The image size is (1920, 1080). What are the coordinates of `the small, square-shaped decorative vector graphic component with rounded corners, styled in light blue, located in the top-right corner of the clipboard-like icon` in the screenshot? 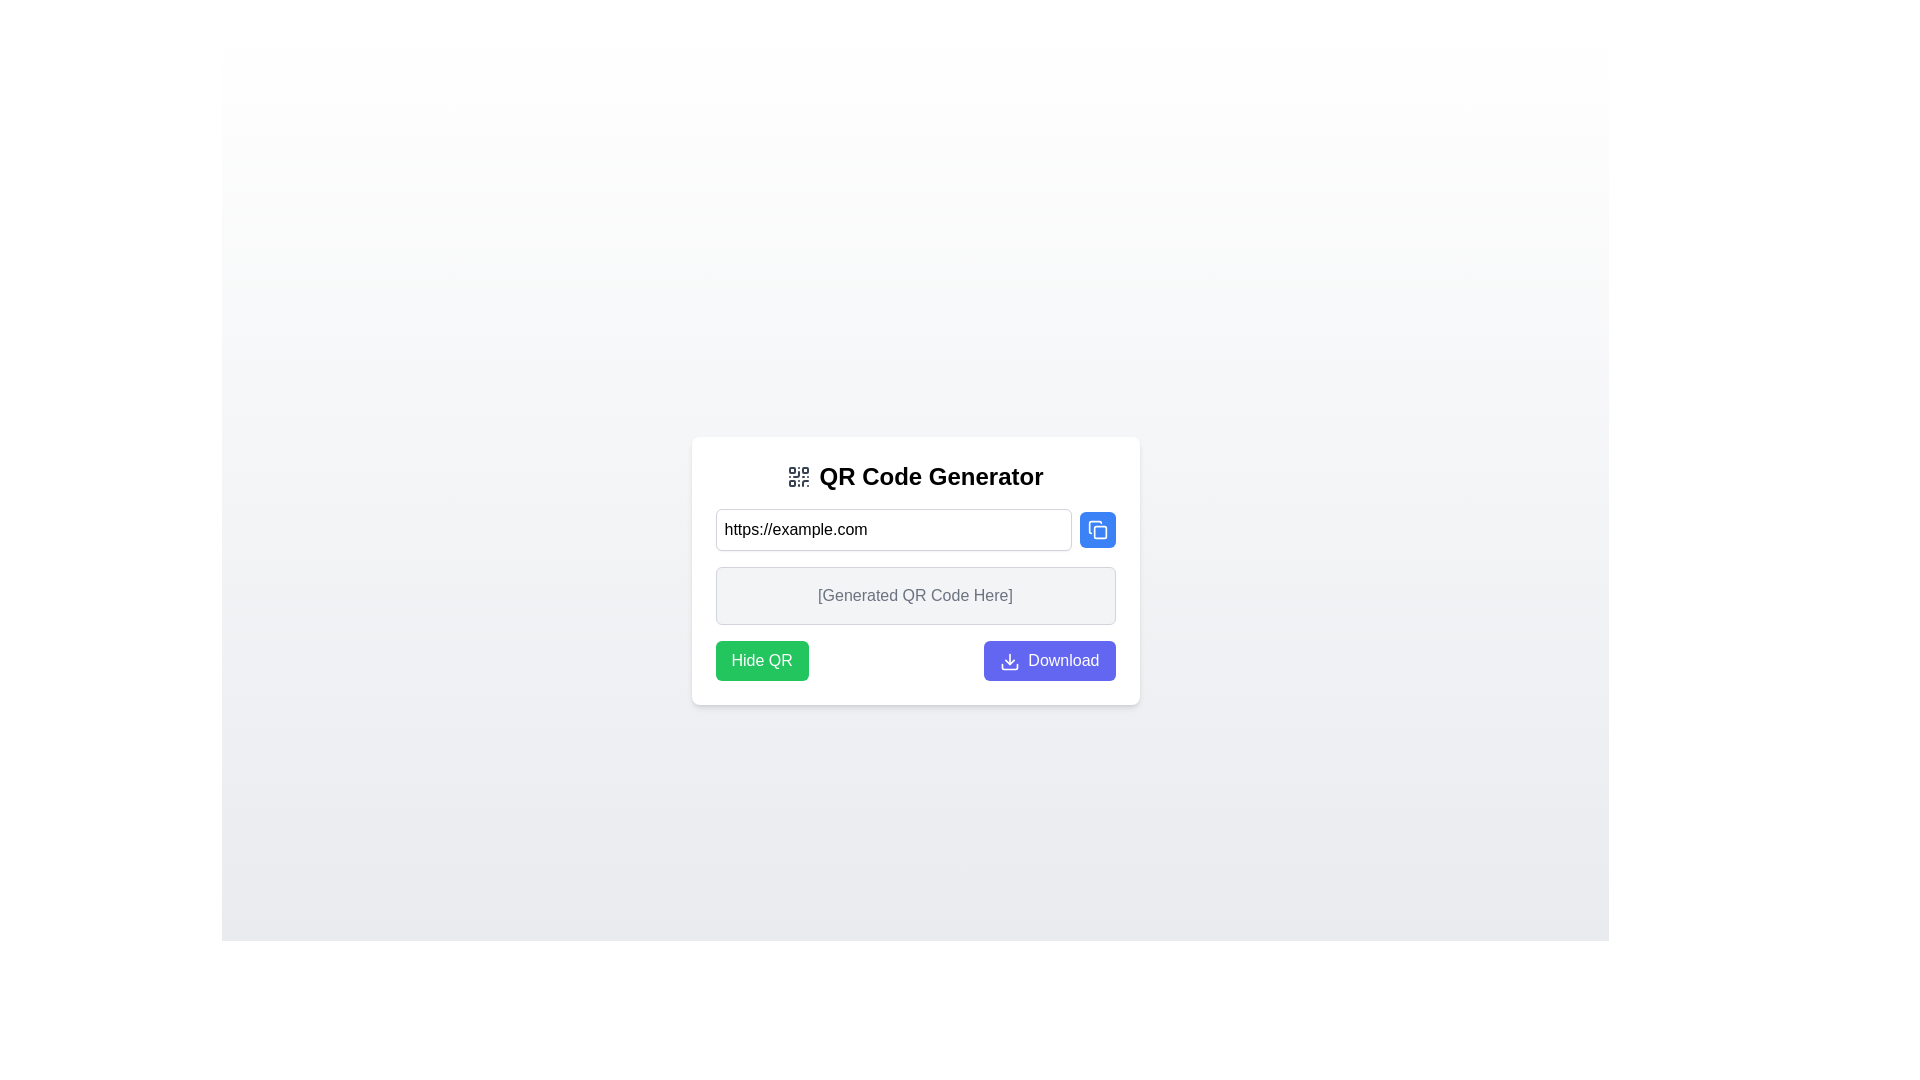 It's located at (1098, 531).